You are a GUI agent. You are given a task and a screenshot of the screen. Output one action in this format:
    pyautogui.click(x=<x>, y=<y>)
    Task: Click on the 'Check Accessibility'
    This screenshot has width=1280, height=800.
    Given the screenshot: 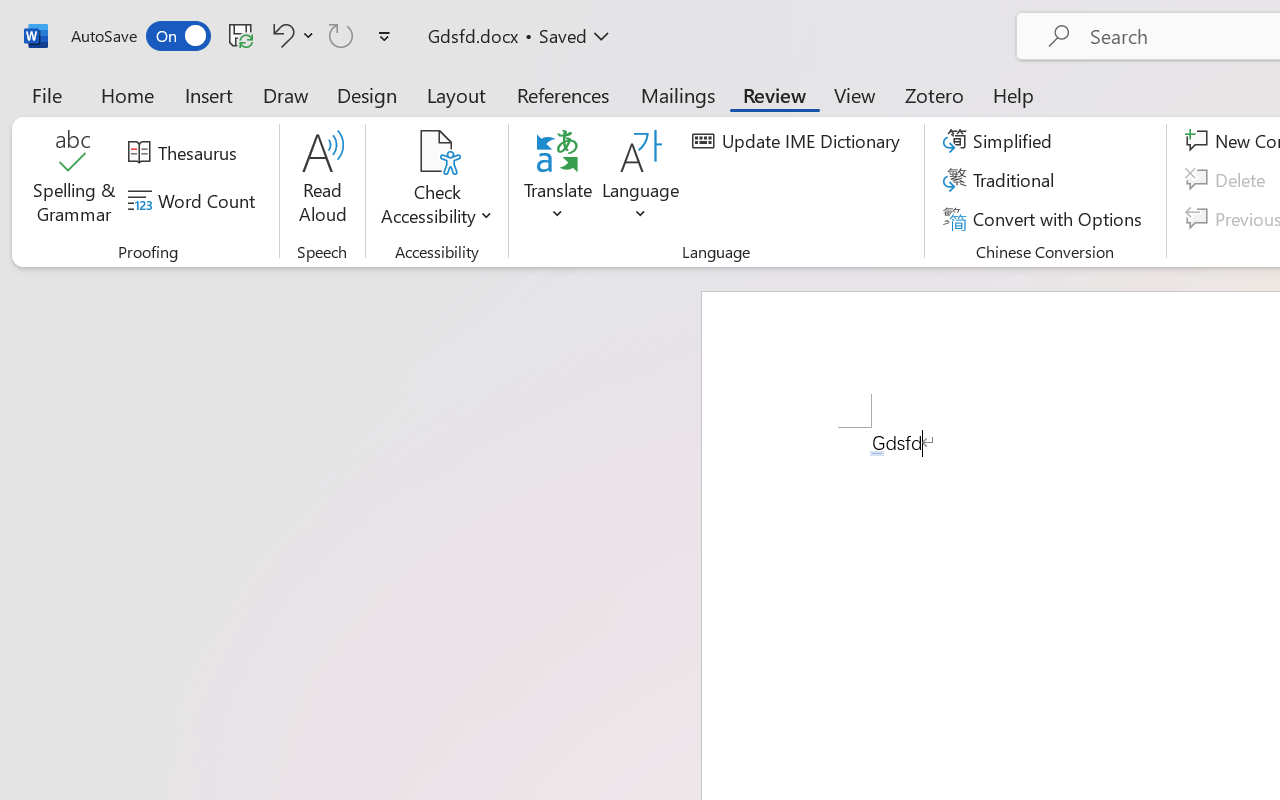 What is the action you would take?
    pyautogui.click(x=436, y=179)
    